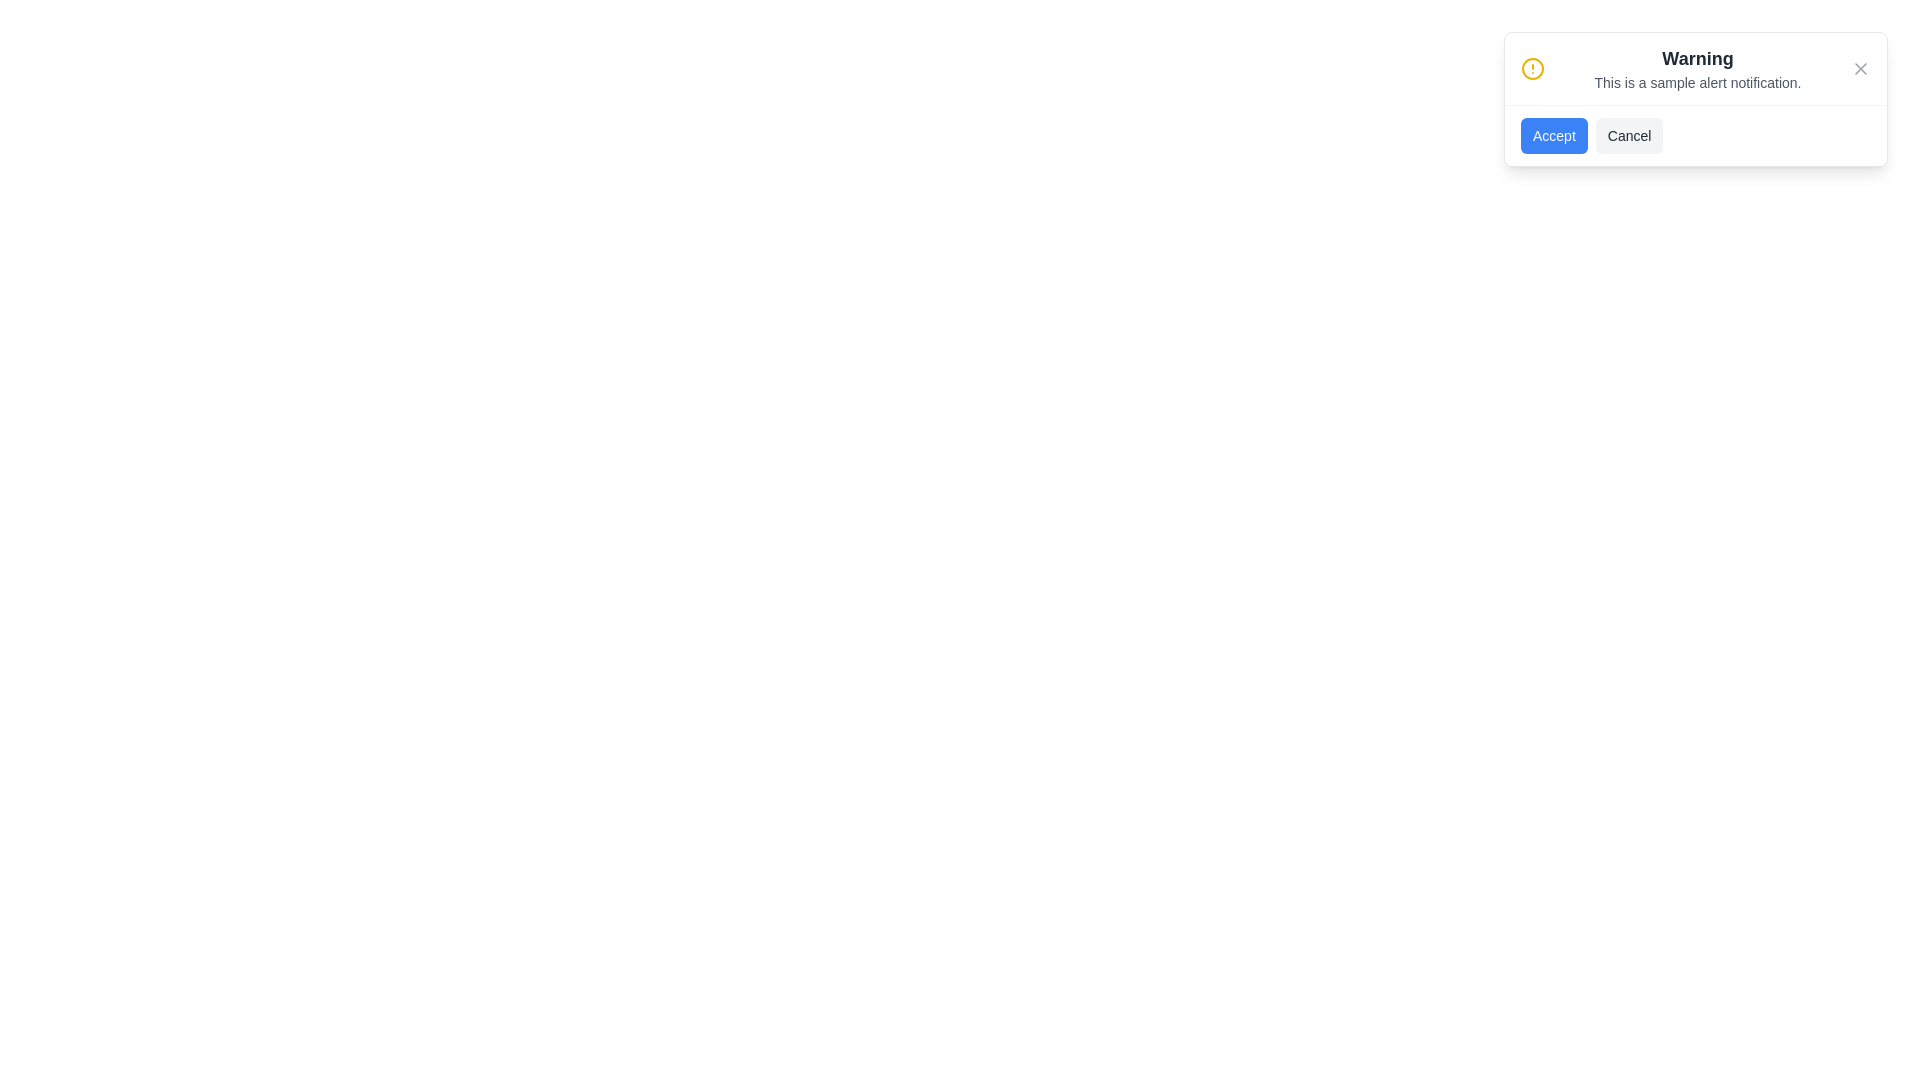 The image size is (1920, 1080). I want to click on the close icon in the top-right corner of the notification card, so click(1860, 68).